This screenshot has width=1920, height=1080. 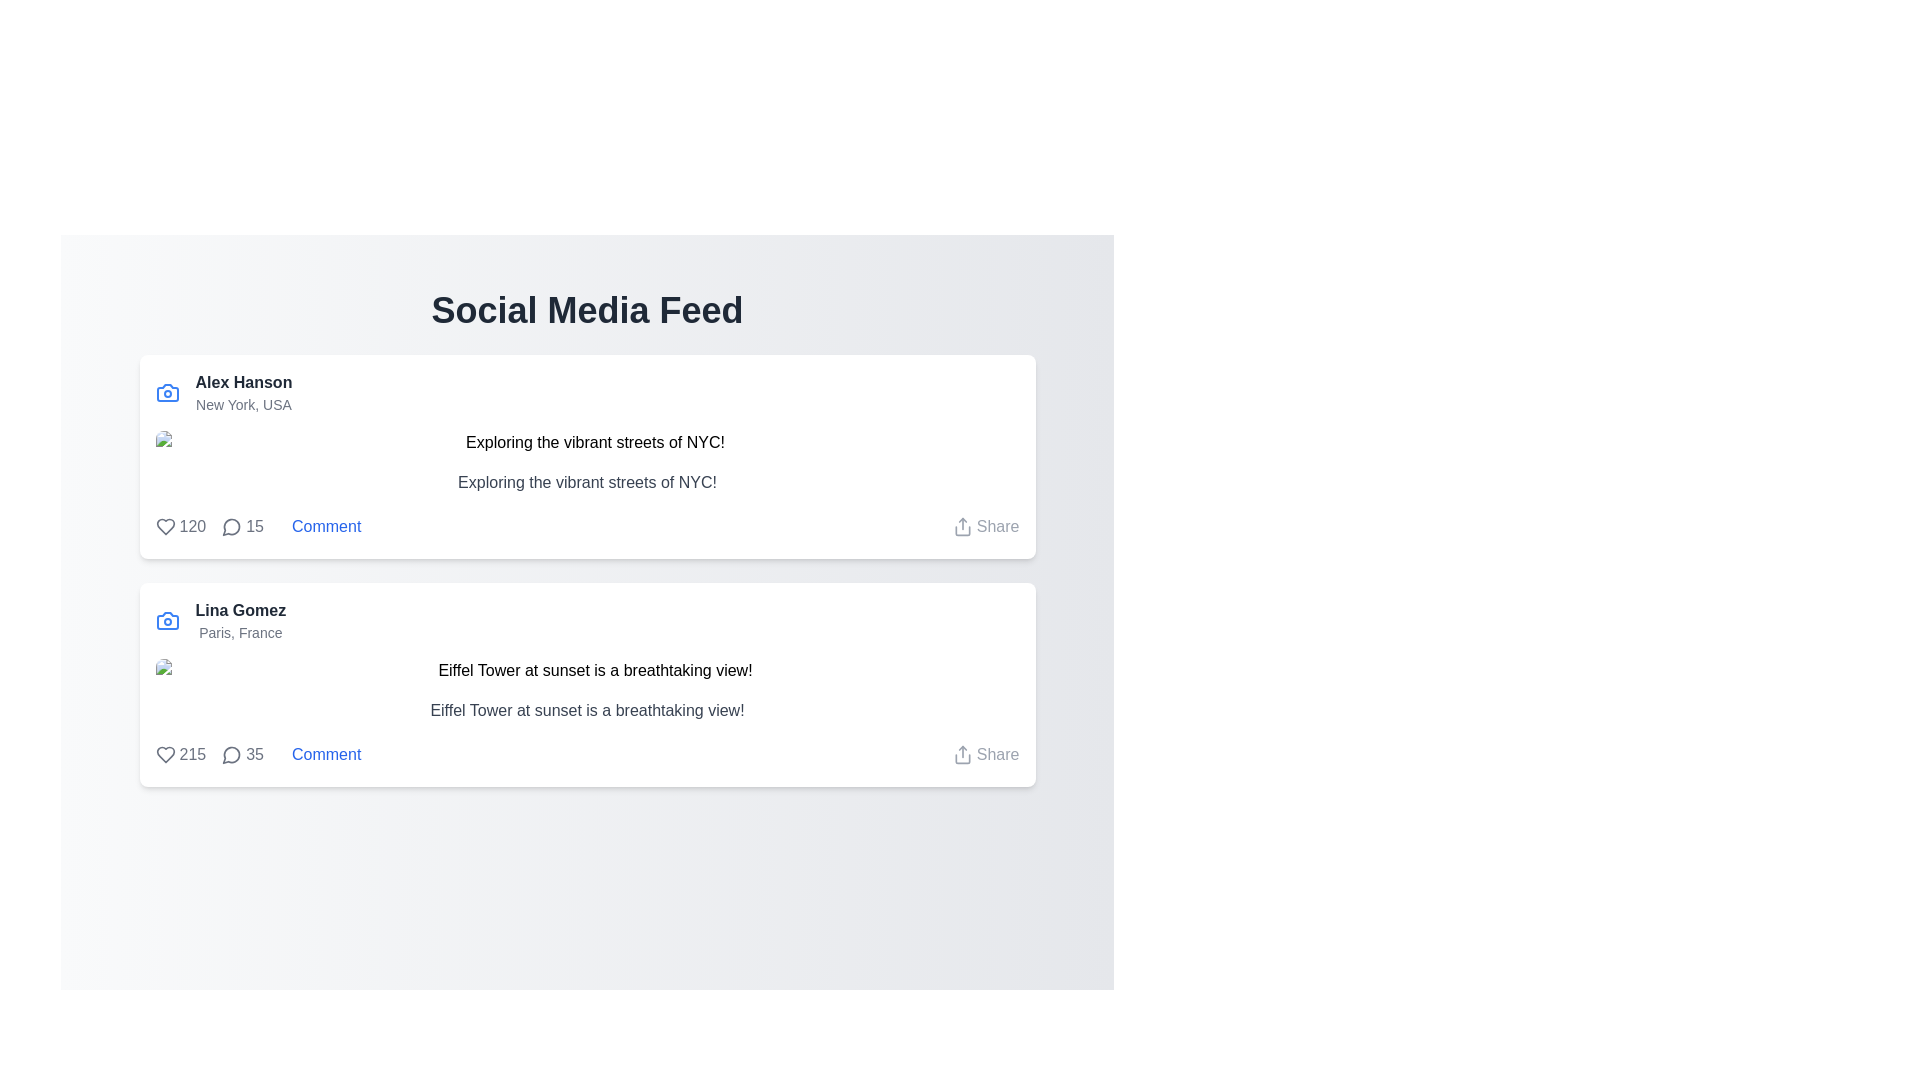 What do you see at coordinates (242, 755) in the screenshot?
I see `numeric label displaying the number '35' located next to the comment icon within the second post card, adjacent to the heart-shaped like count and to the left of the 'Comment' button` at bounding box center [242, 755].